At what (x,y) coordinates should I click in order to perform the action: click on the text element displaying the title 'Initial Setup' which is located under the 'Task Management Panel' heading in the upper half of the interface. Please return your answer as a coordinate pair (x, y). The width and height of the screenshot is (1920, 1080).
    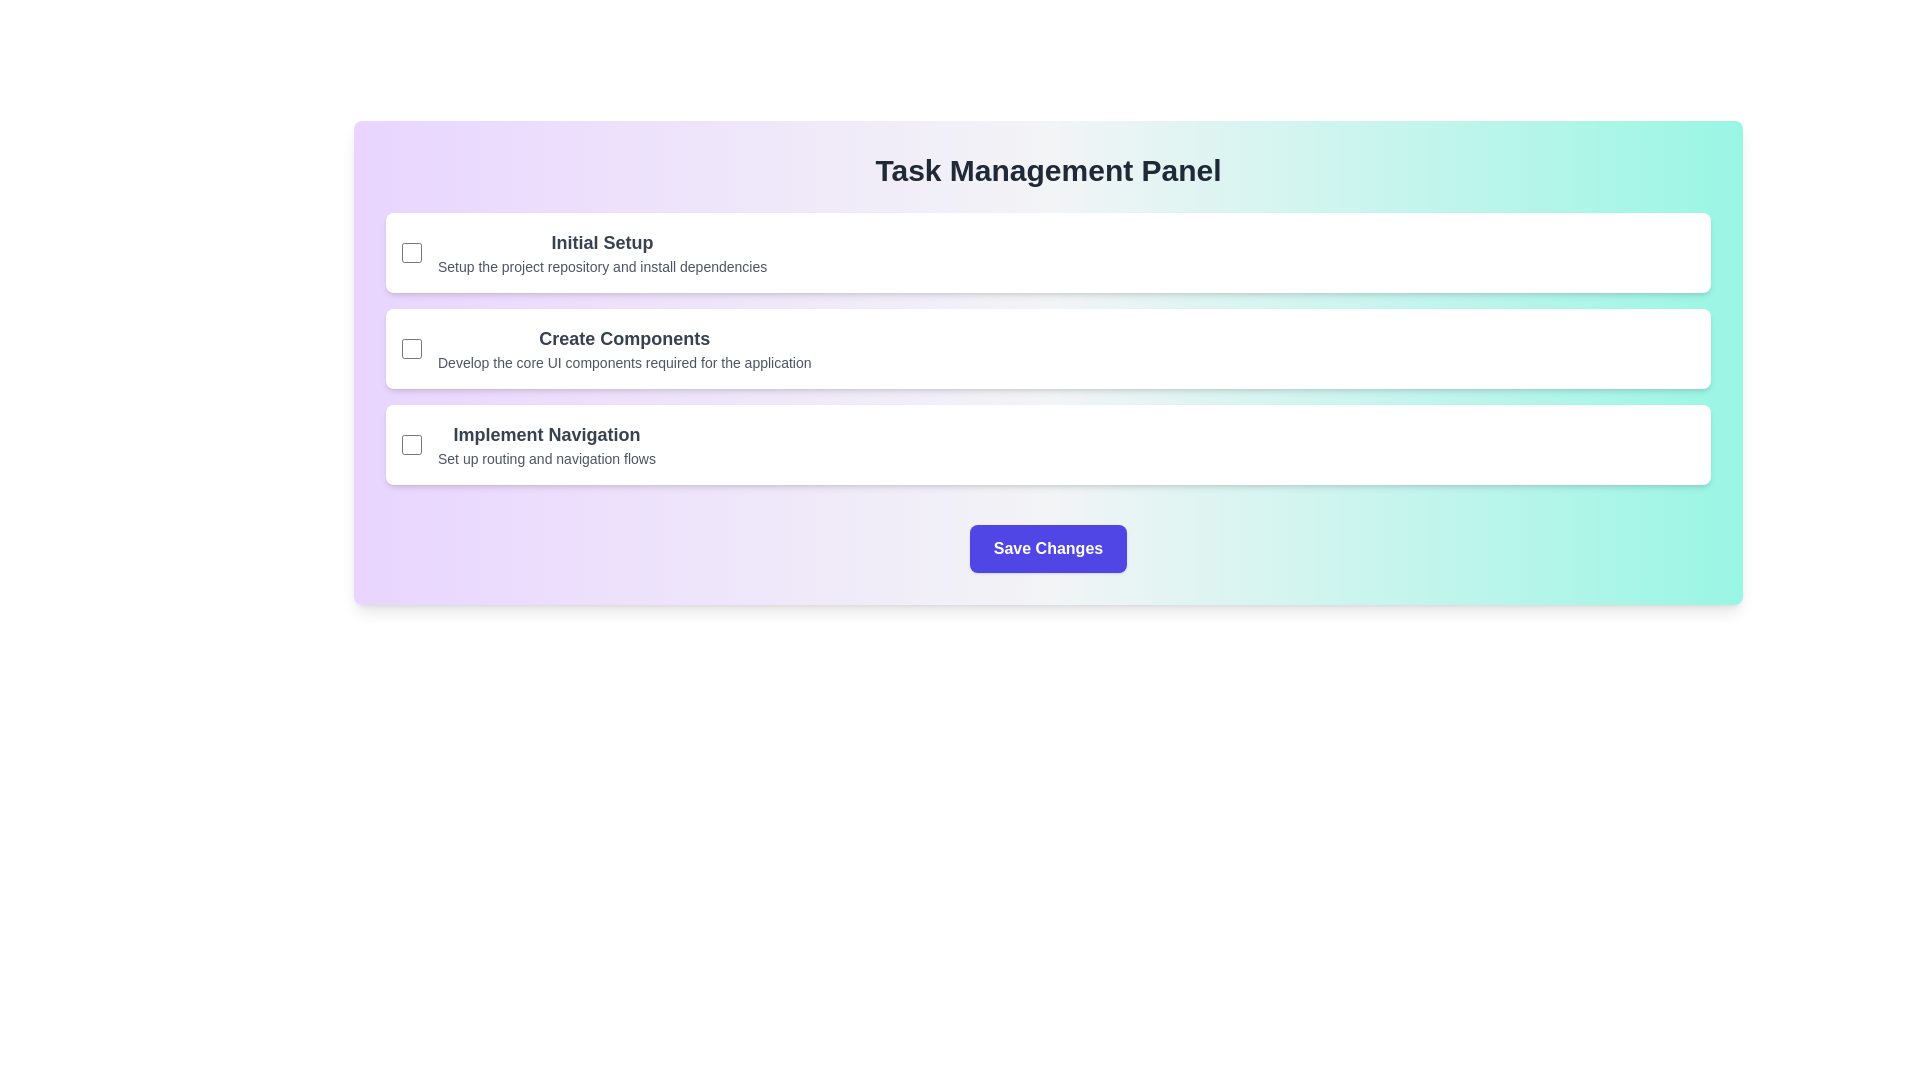
    Looking at the image, I should click on (601, 242).